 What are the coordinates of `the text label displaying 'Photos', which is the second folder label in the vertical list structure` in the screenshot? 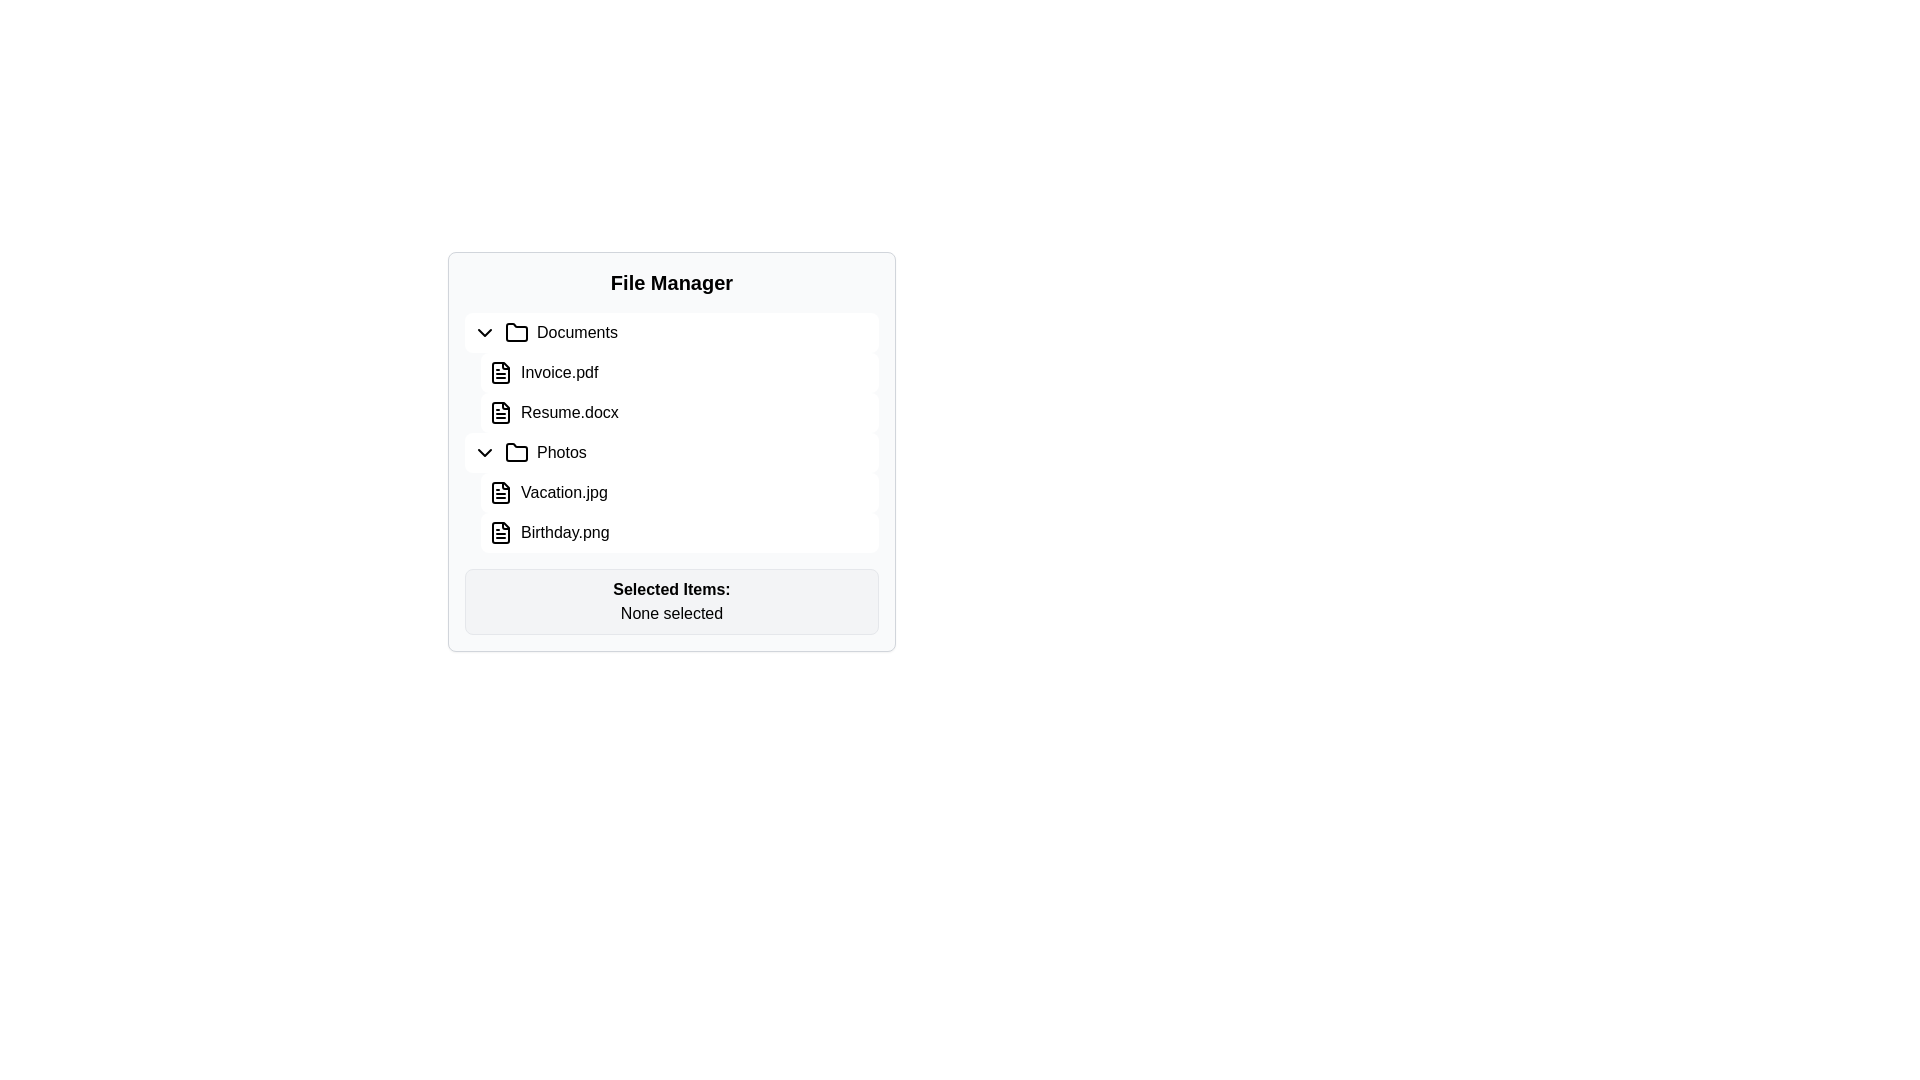 It's located at (560, 452).